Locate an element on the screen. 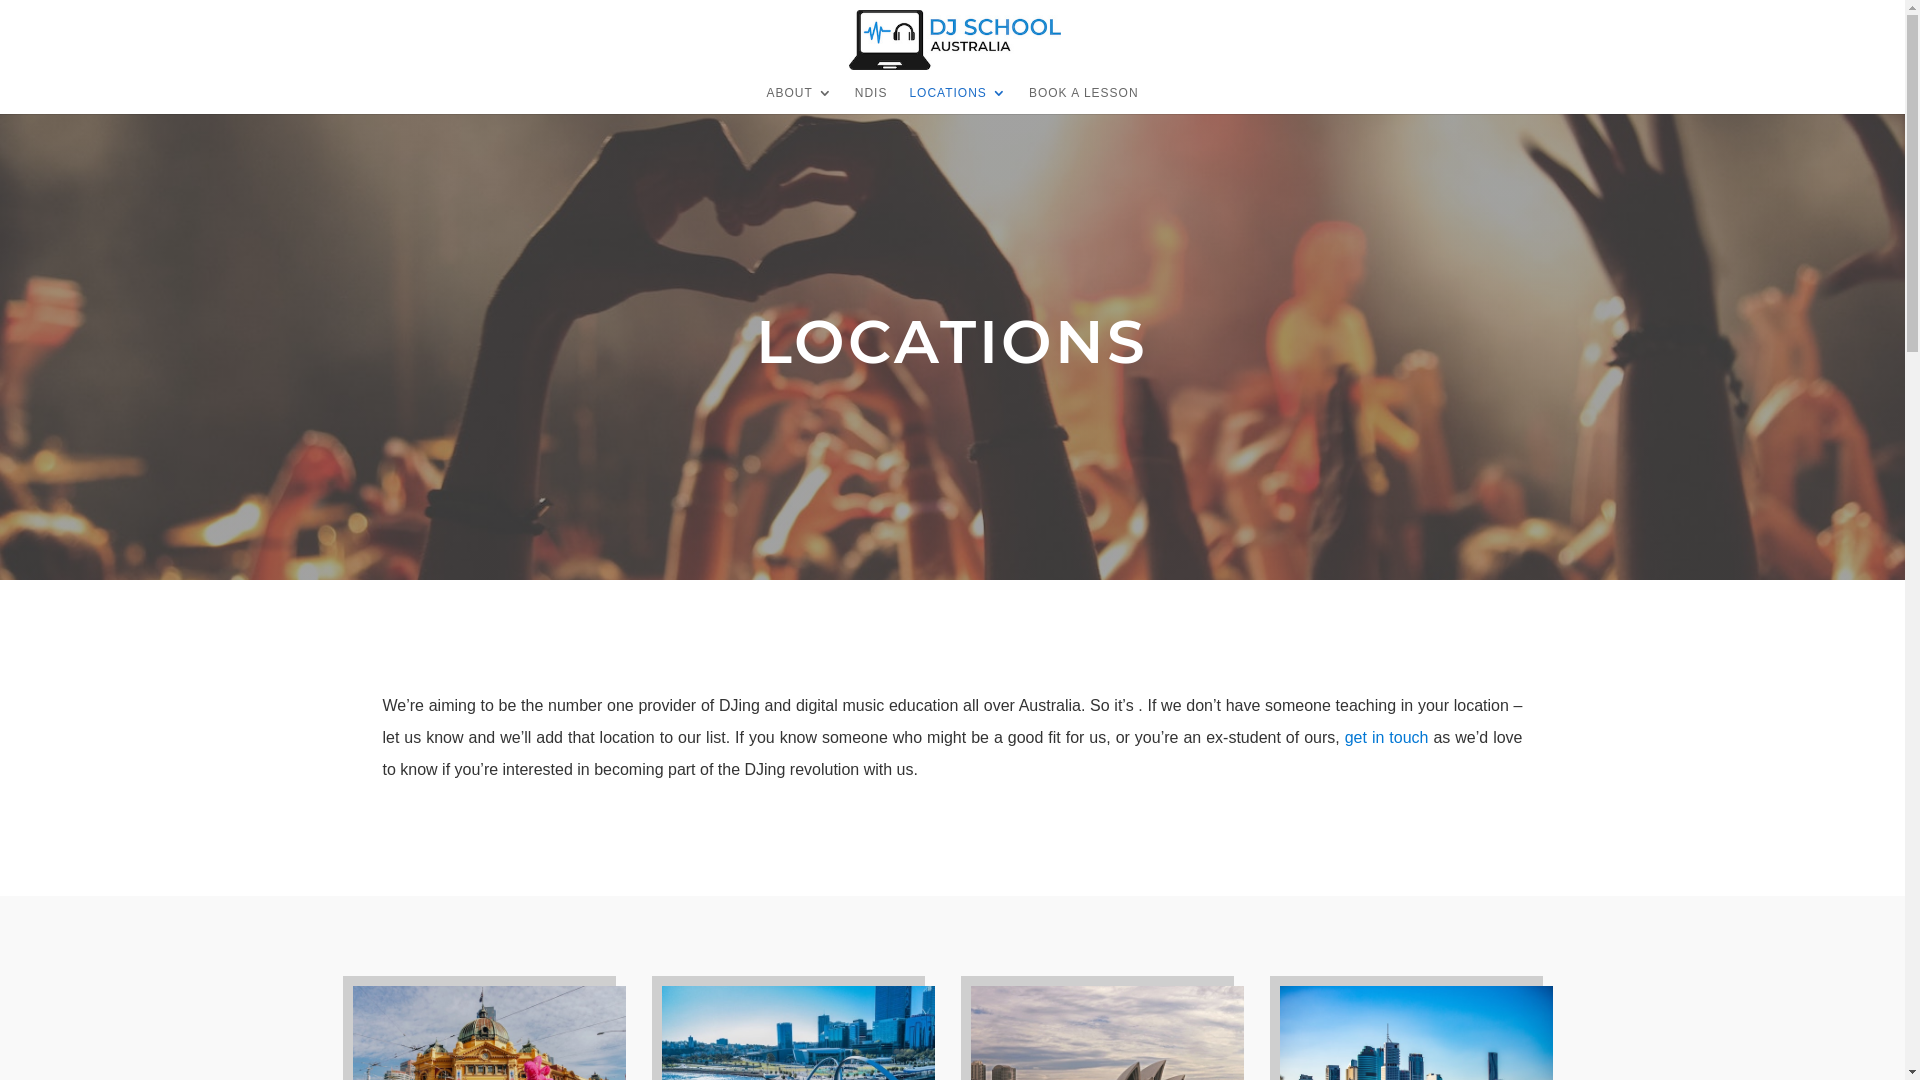 The height and width of the screenshot is (1080, 1920). 'BOOK A LESSON' is located at coordinates (1083, 100).